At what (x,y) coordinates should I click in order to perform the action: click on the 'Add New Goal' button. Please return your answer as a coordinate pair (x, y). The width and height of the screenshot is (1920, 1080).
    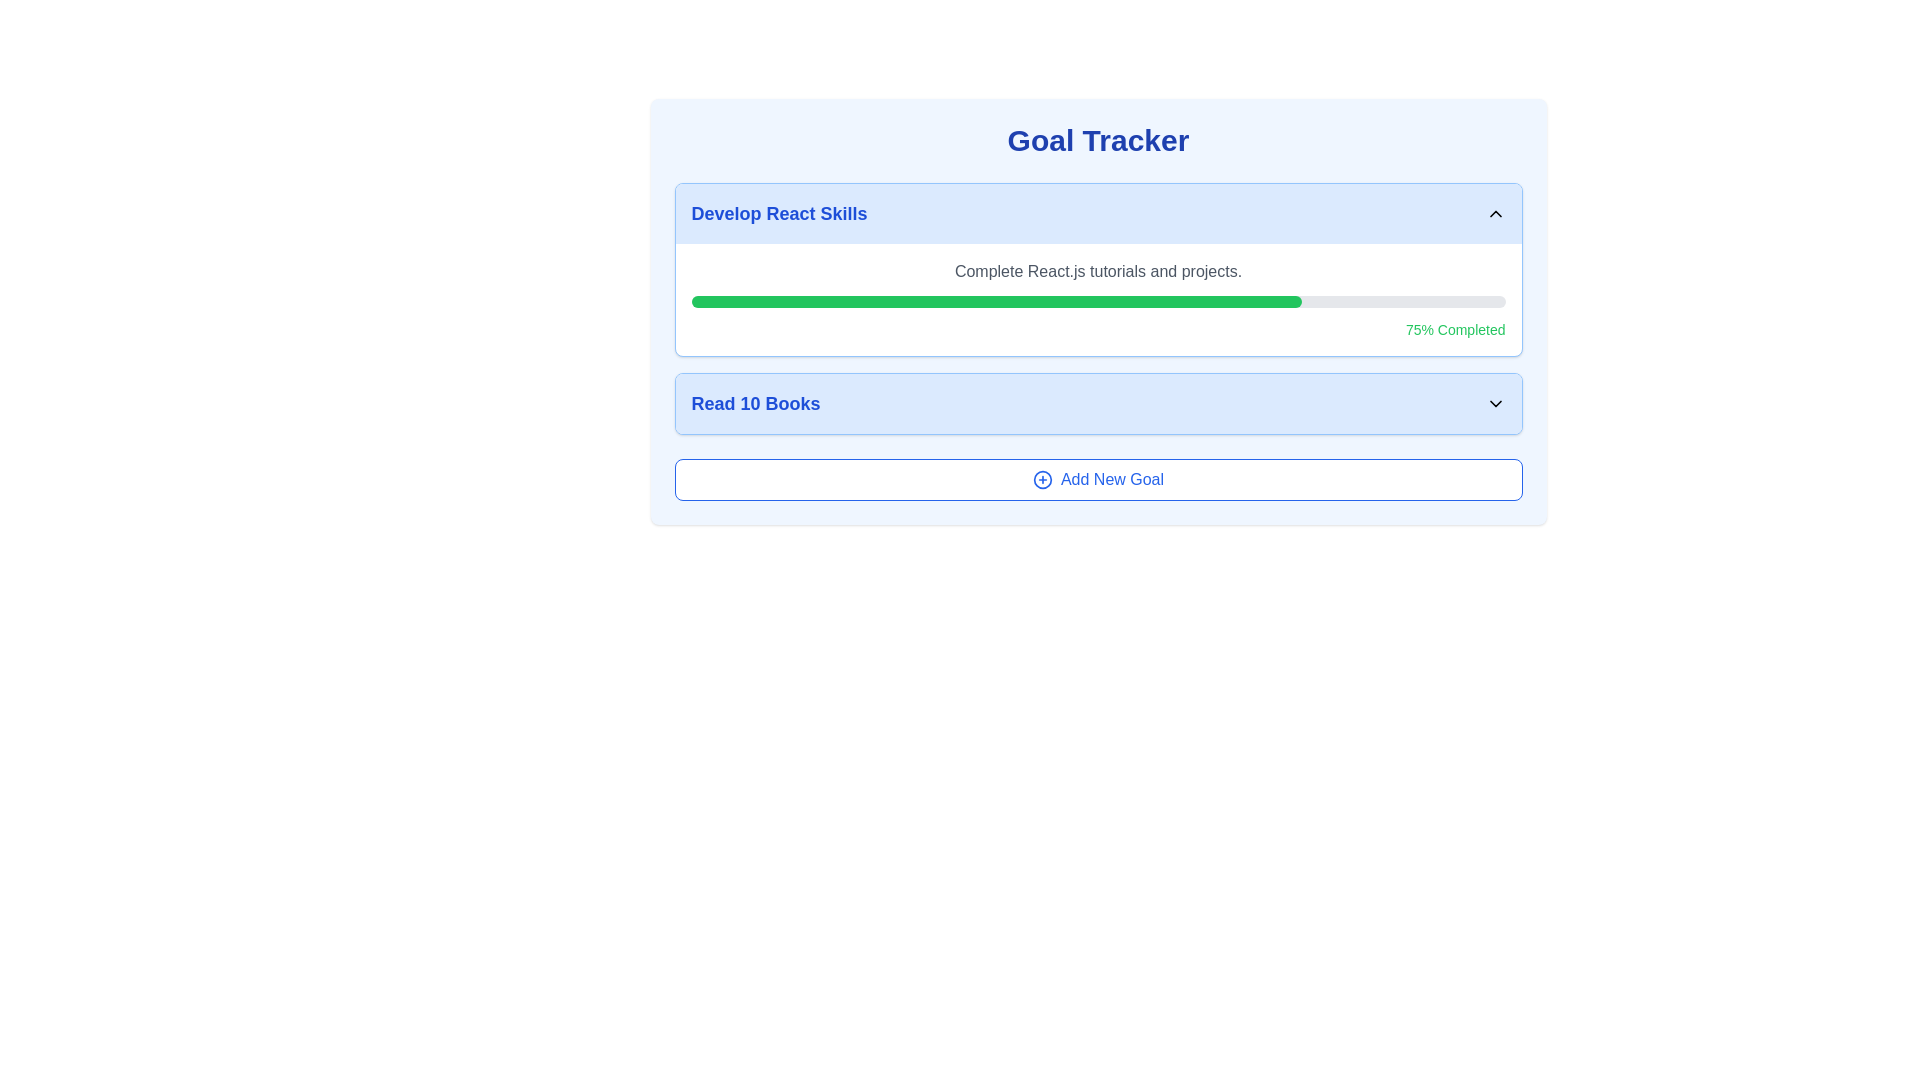
    Looking at the image, I should click on (1097, 479).